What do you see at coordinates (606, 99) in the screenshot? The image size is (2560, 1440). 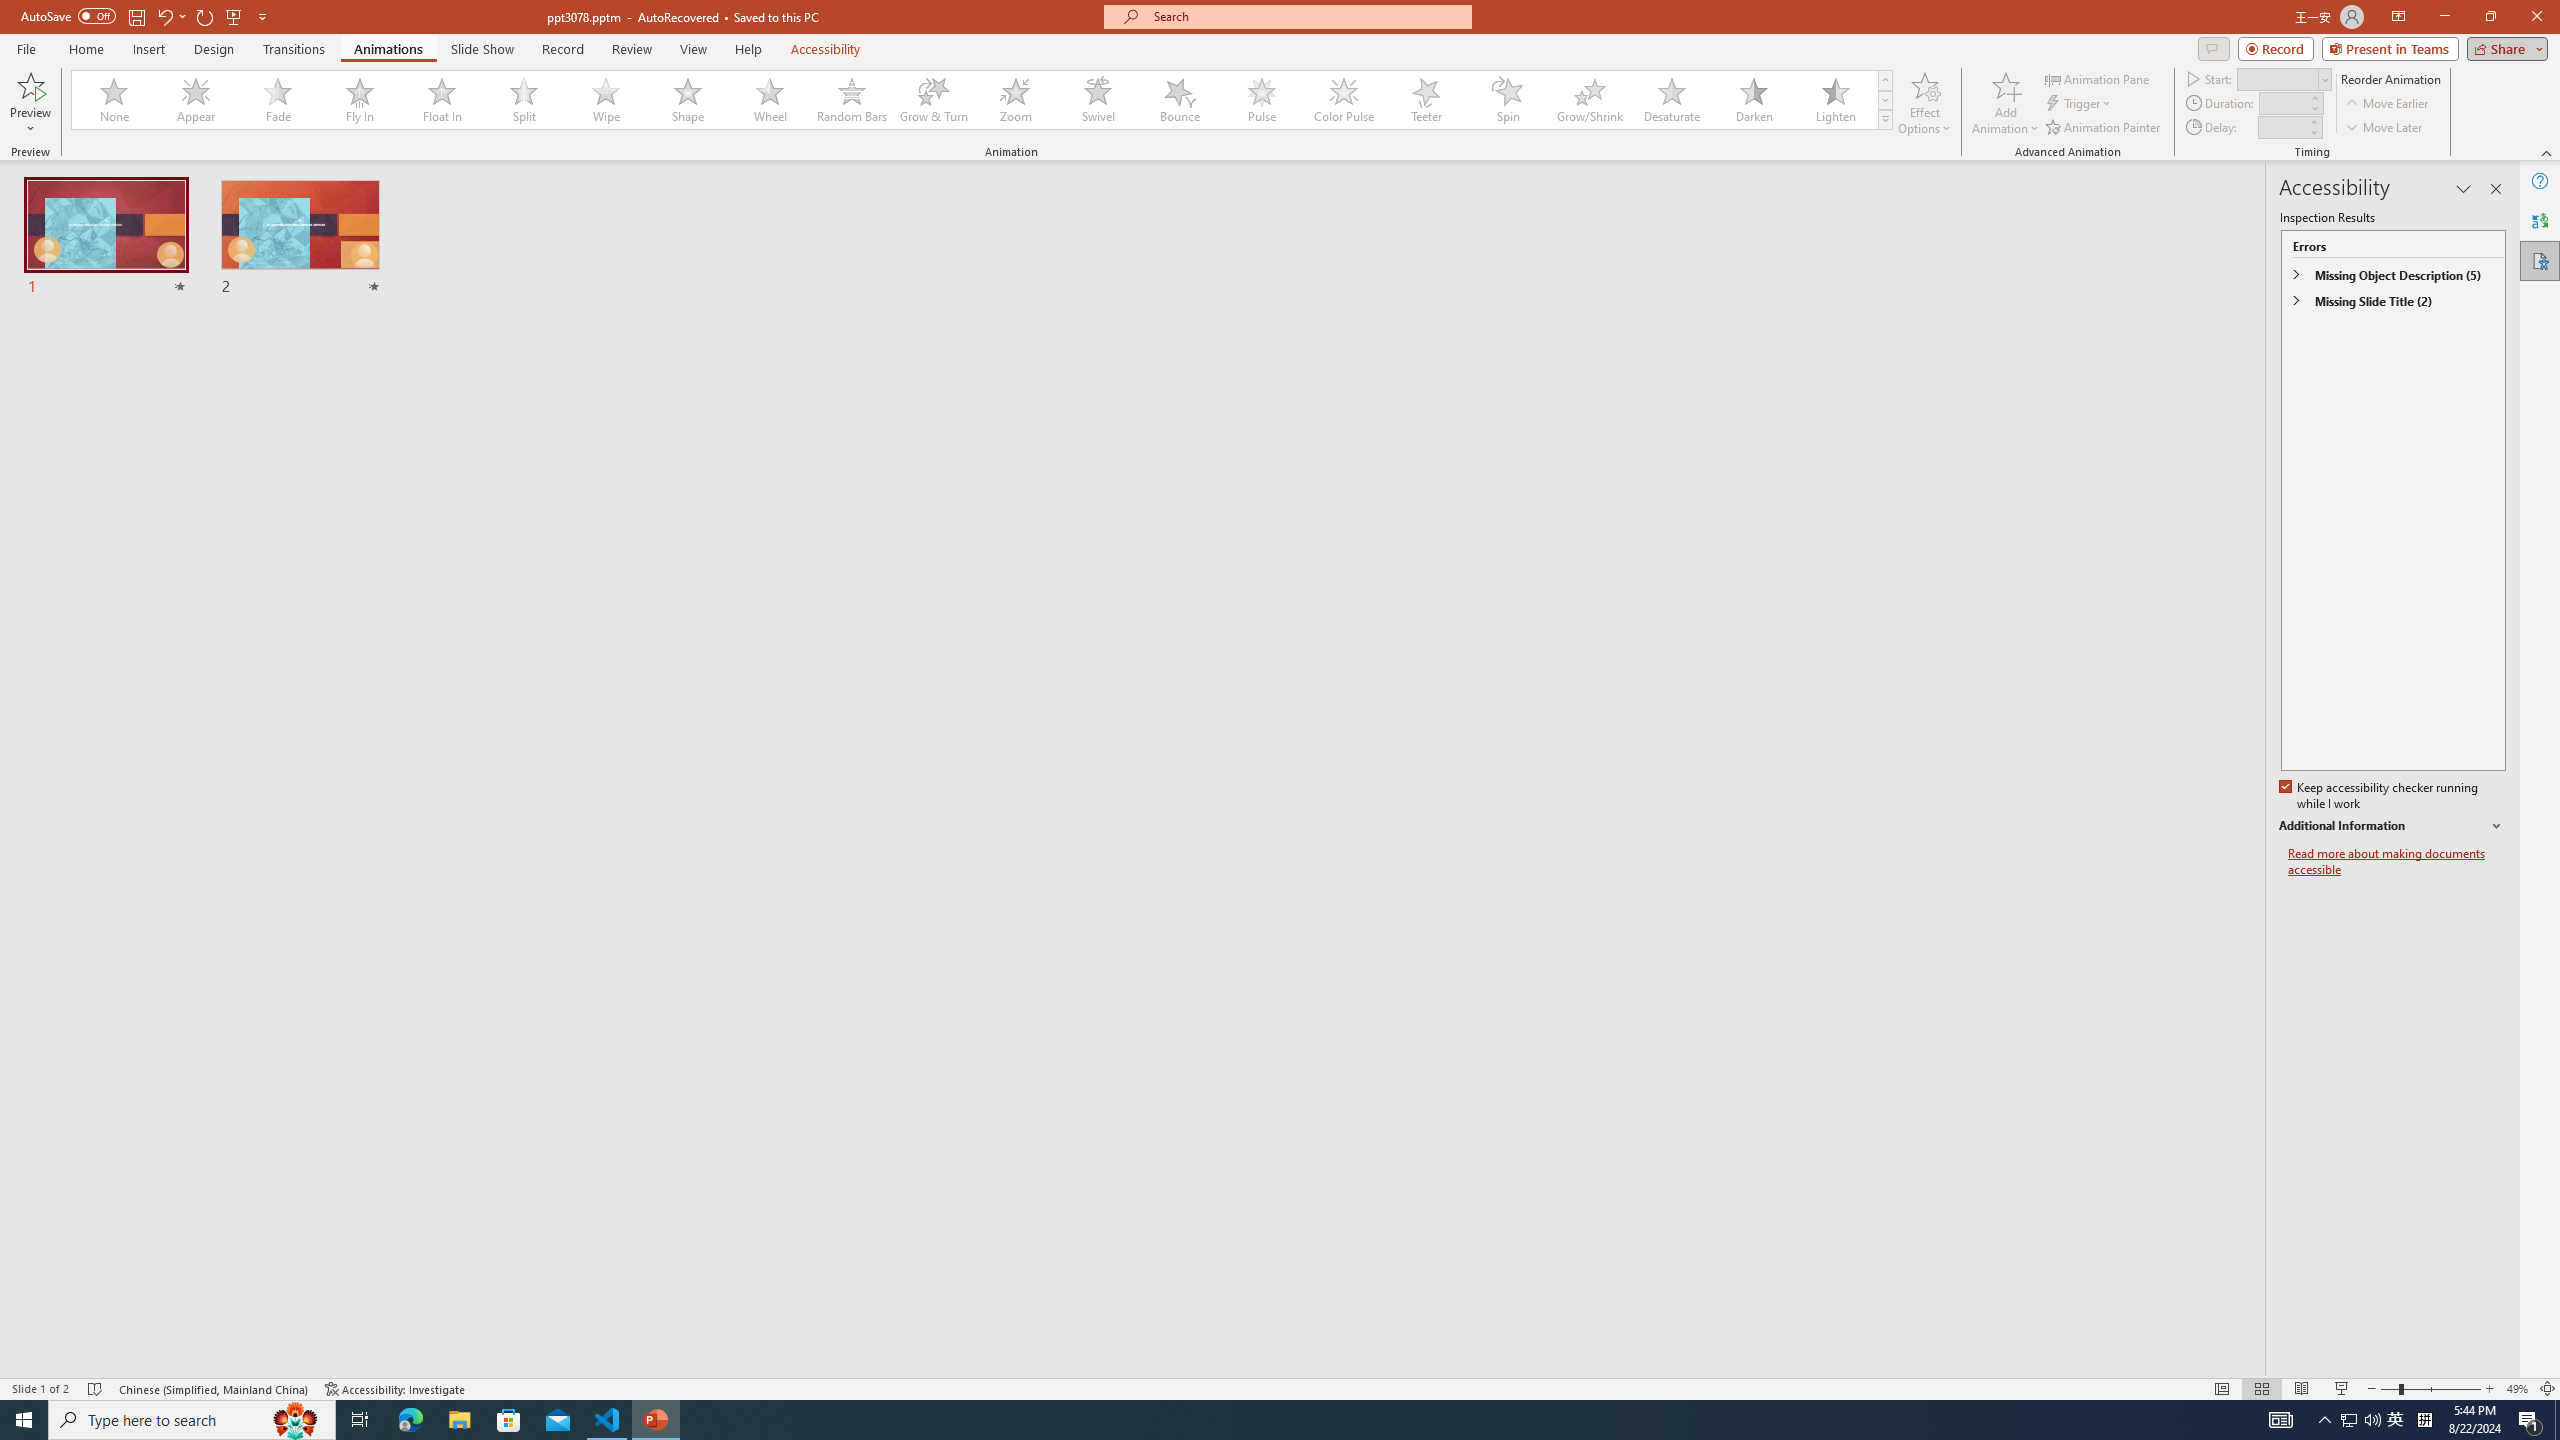 I see `'Wipe'` at bounding box center [606, 99].